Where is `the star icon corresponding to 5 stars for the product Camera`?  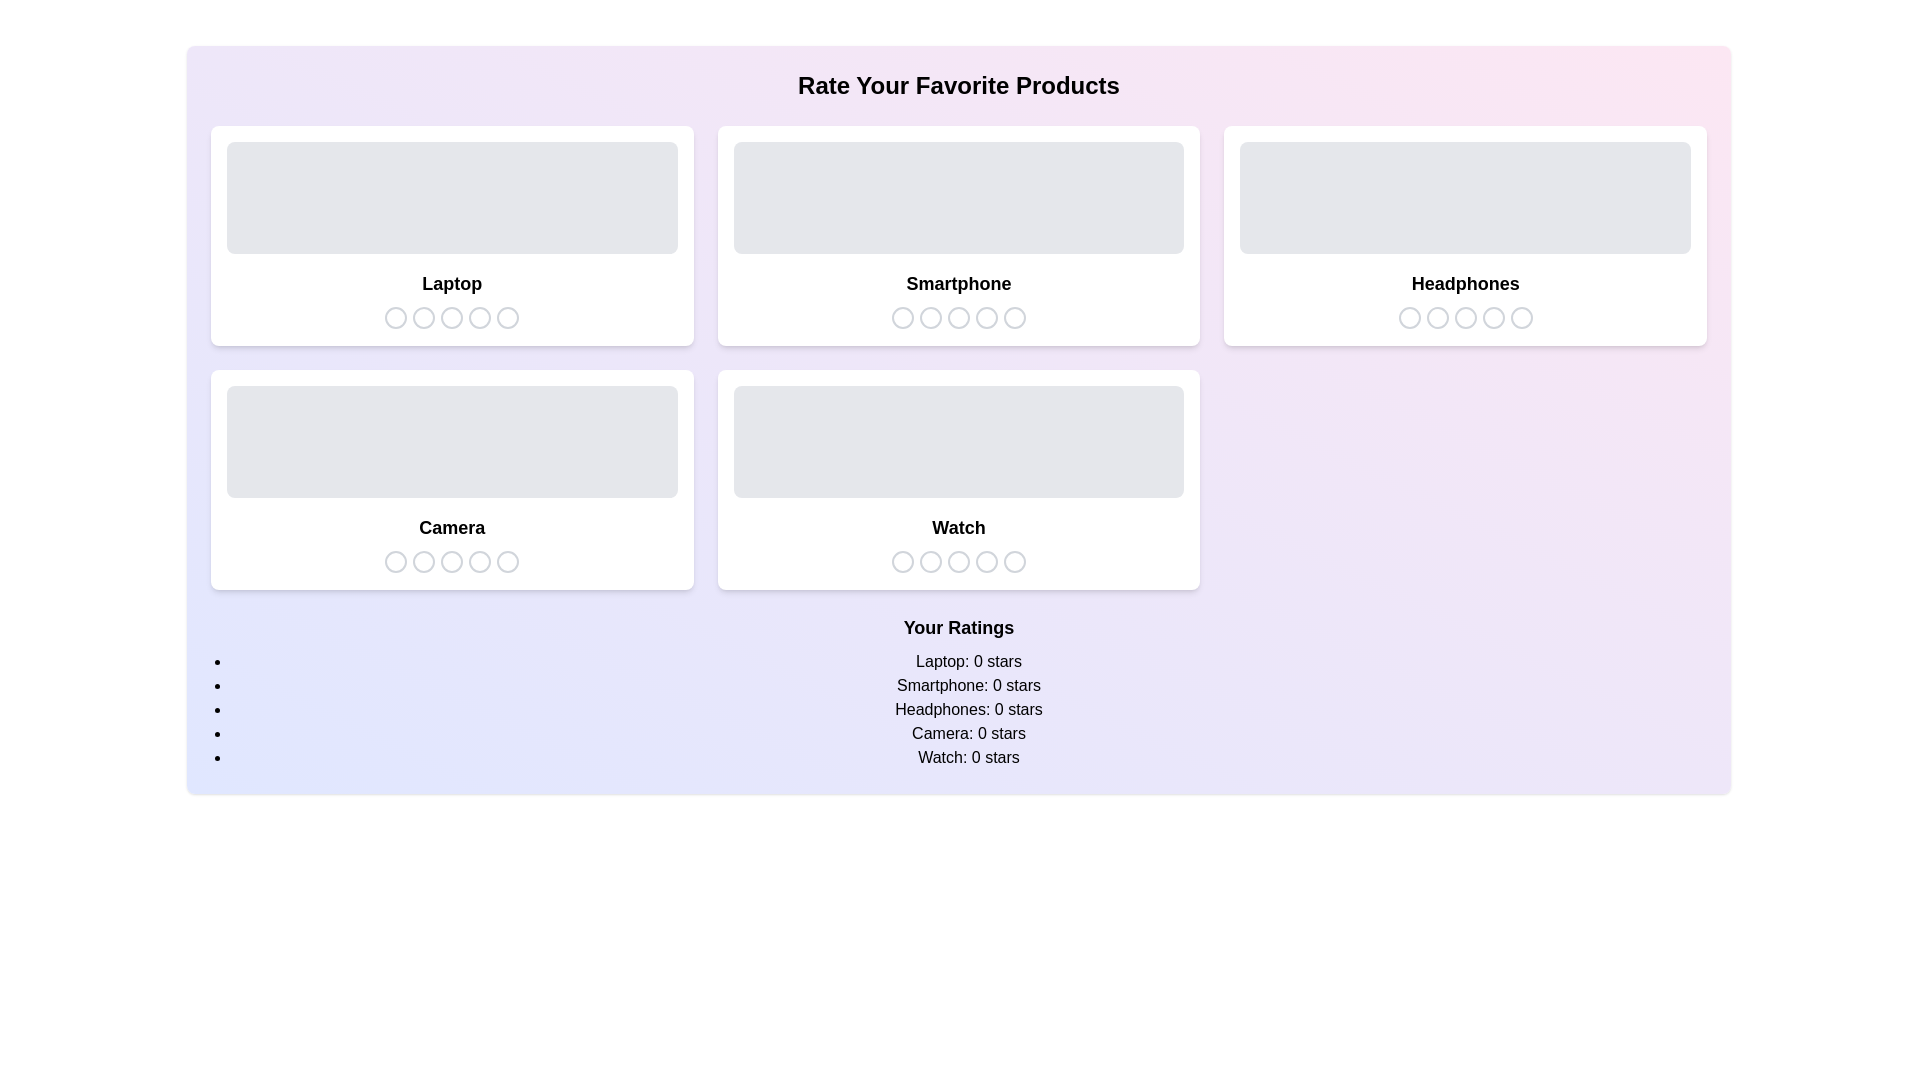
the star icon corresponding to 5 stars for the product Camera is located at coordinates (508, 562).